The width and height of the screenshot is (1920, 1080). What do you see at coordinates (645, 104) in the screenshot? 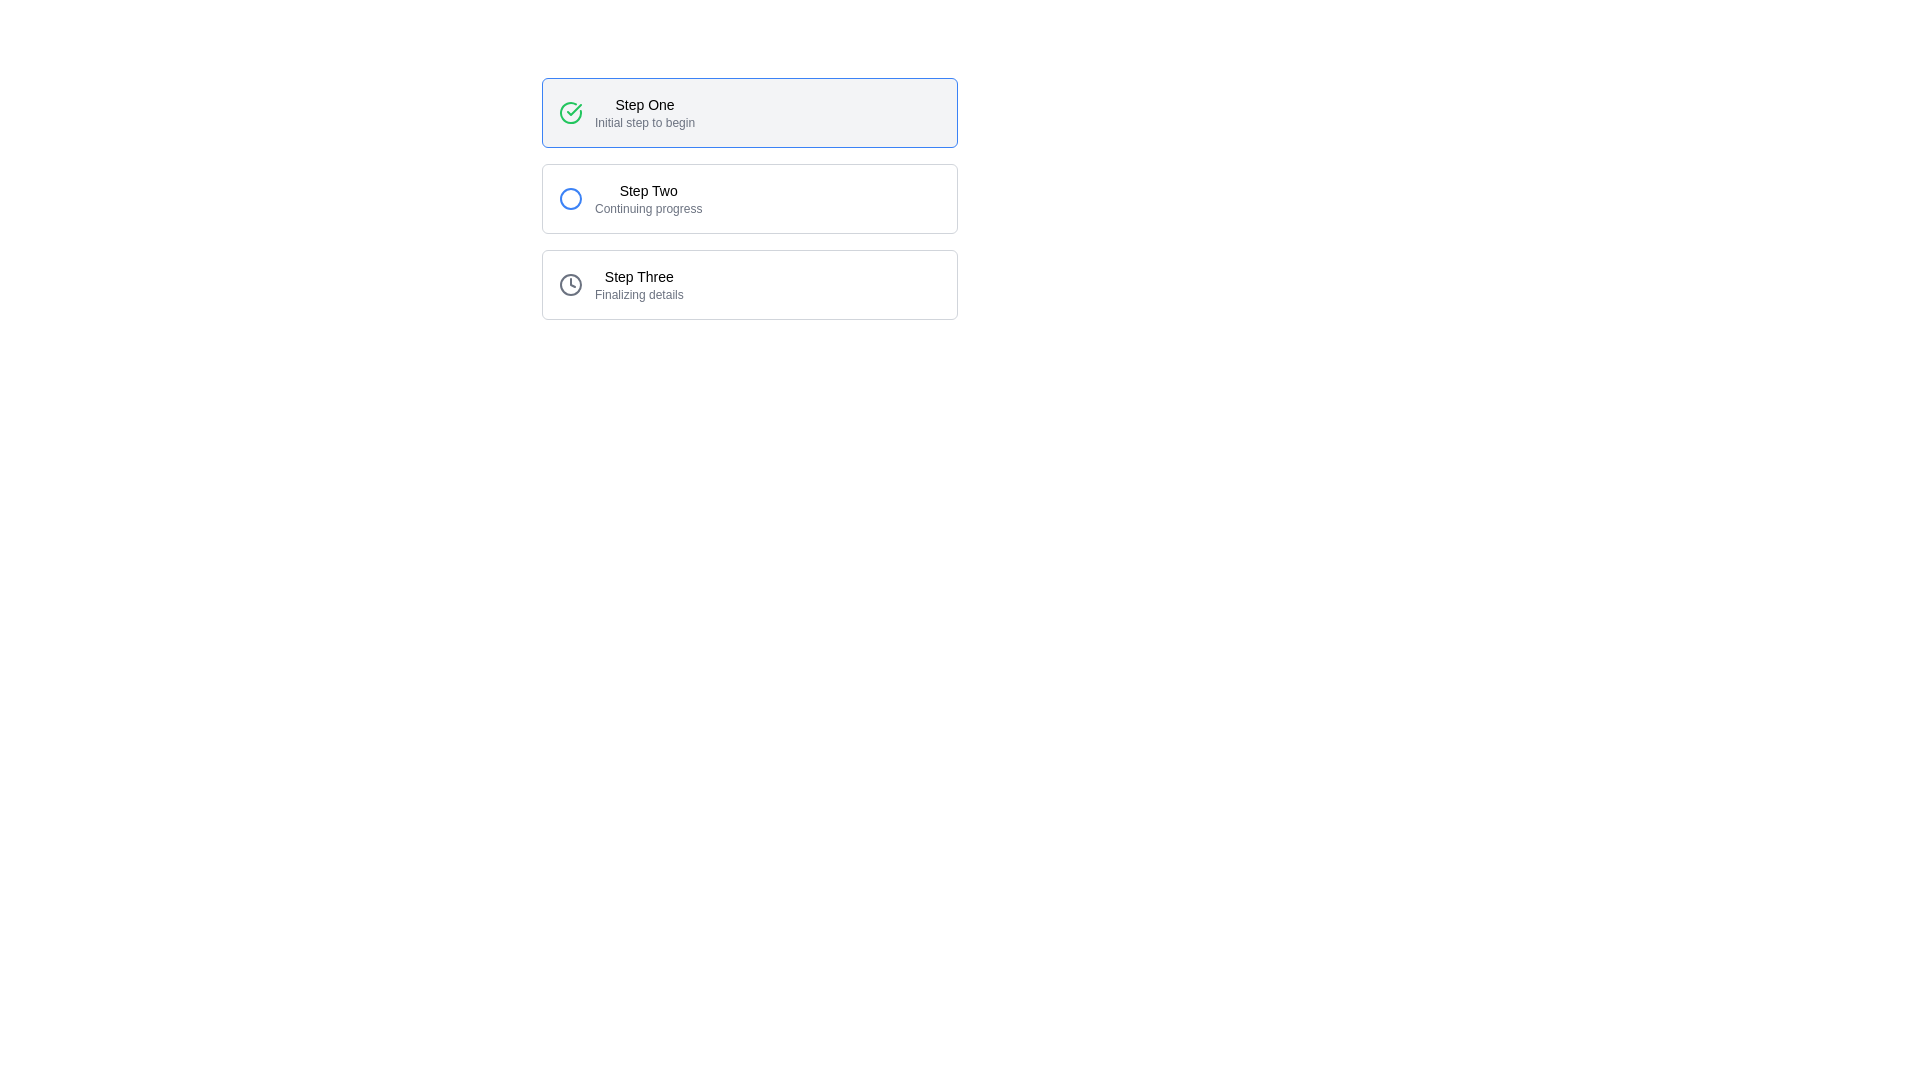
I see `the 'Step One' text label, which is a bold medium-sized font located at the top of a step indicator in a multi-step interface` at bounding box center [645, 104].